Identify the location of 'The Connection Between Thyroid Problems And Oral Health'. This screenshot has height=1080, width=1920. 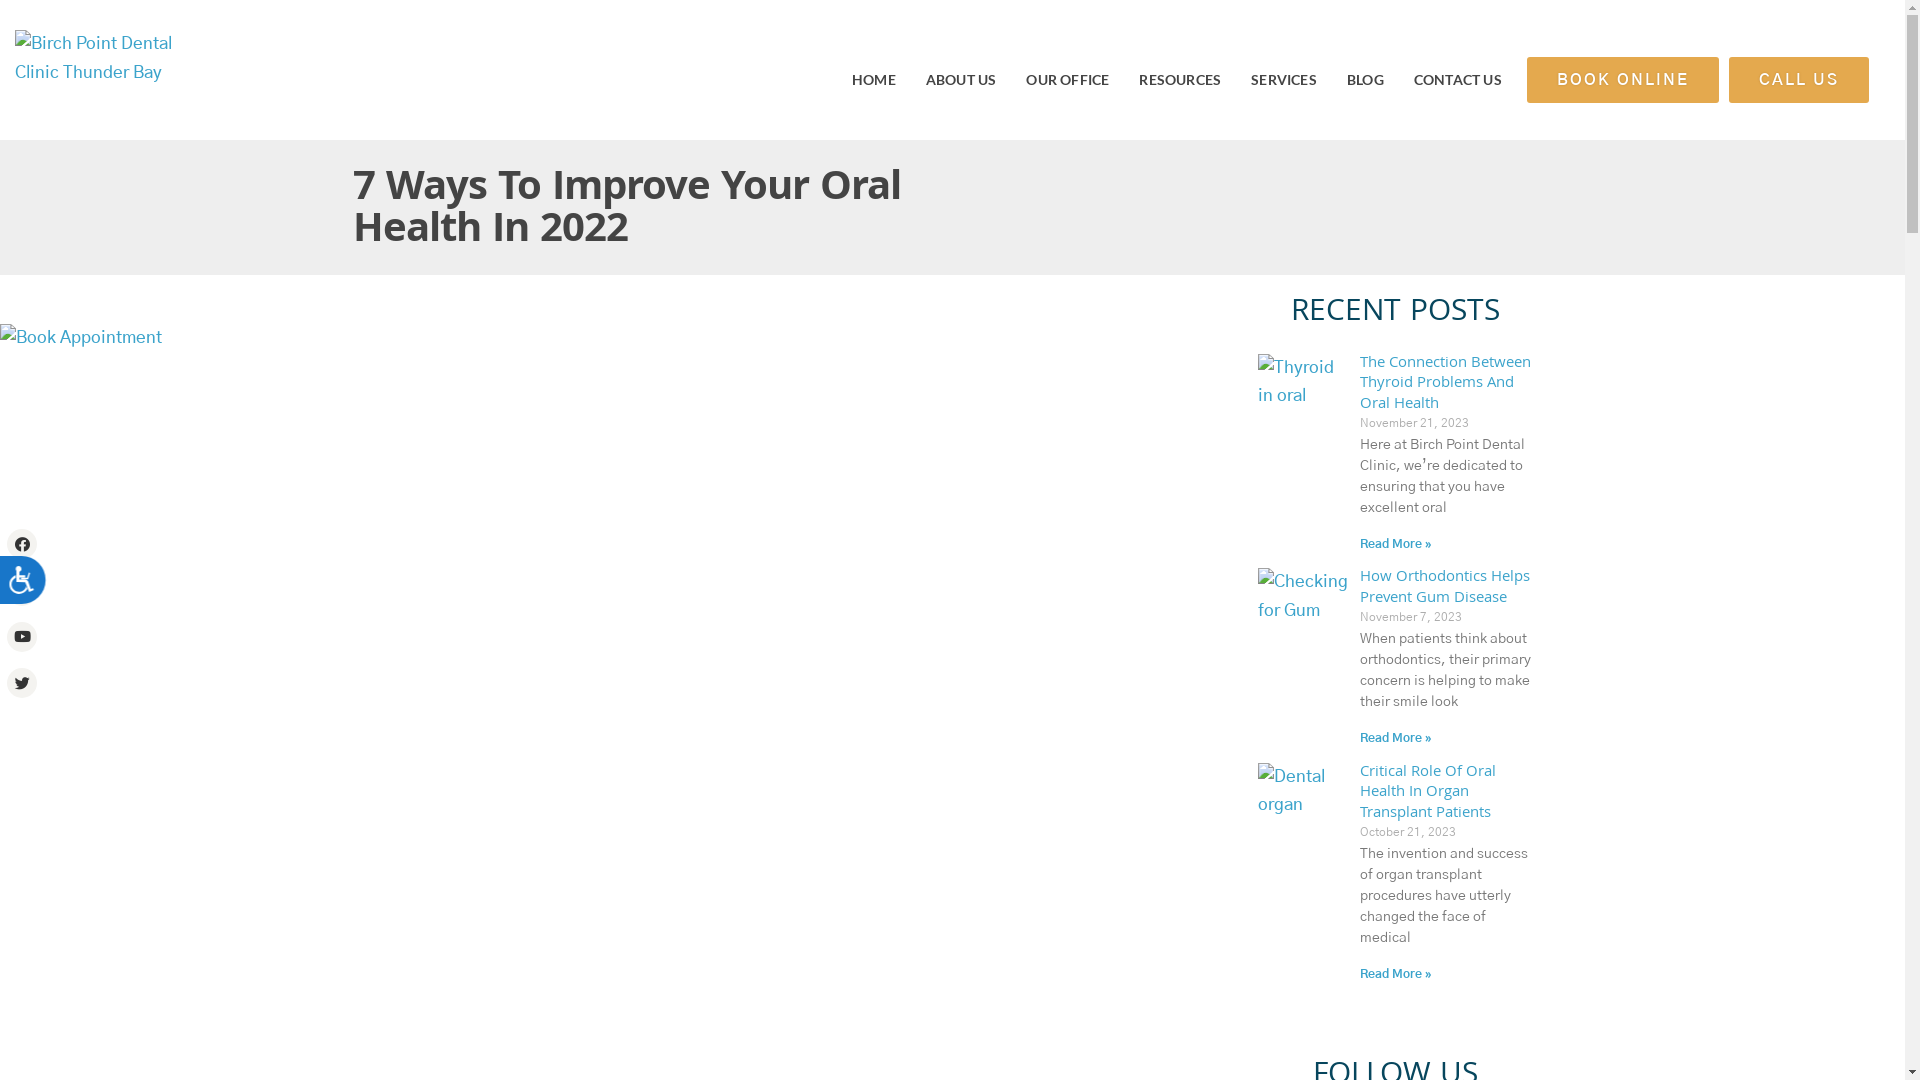
(1359, 385).